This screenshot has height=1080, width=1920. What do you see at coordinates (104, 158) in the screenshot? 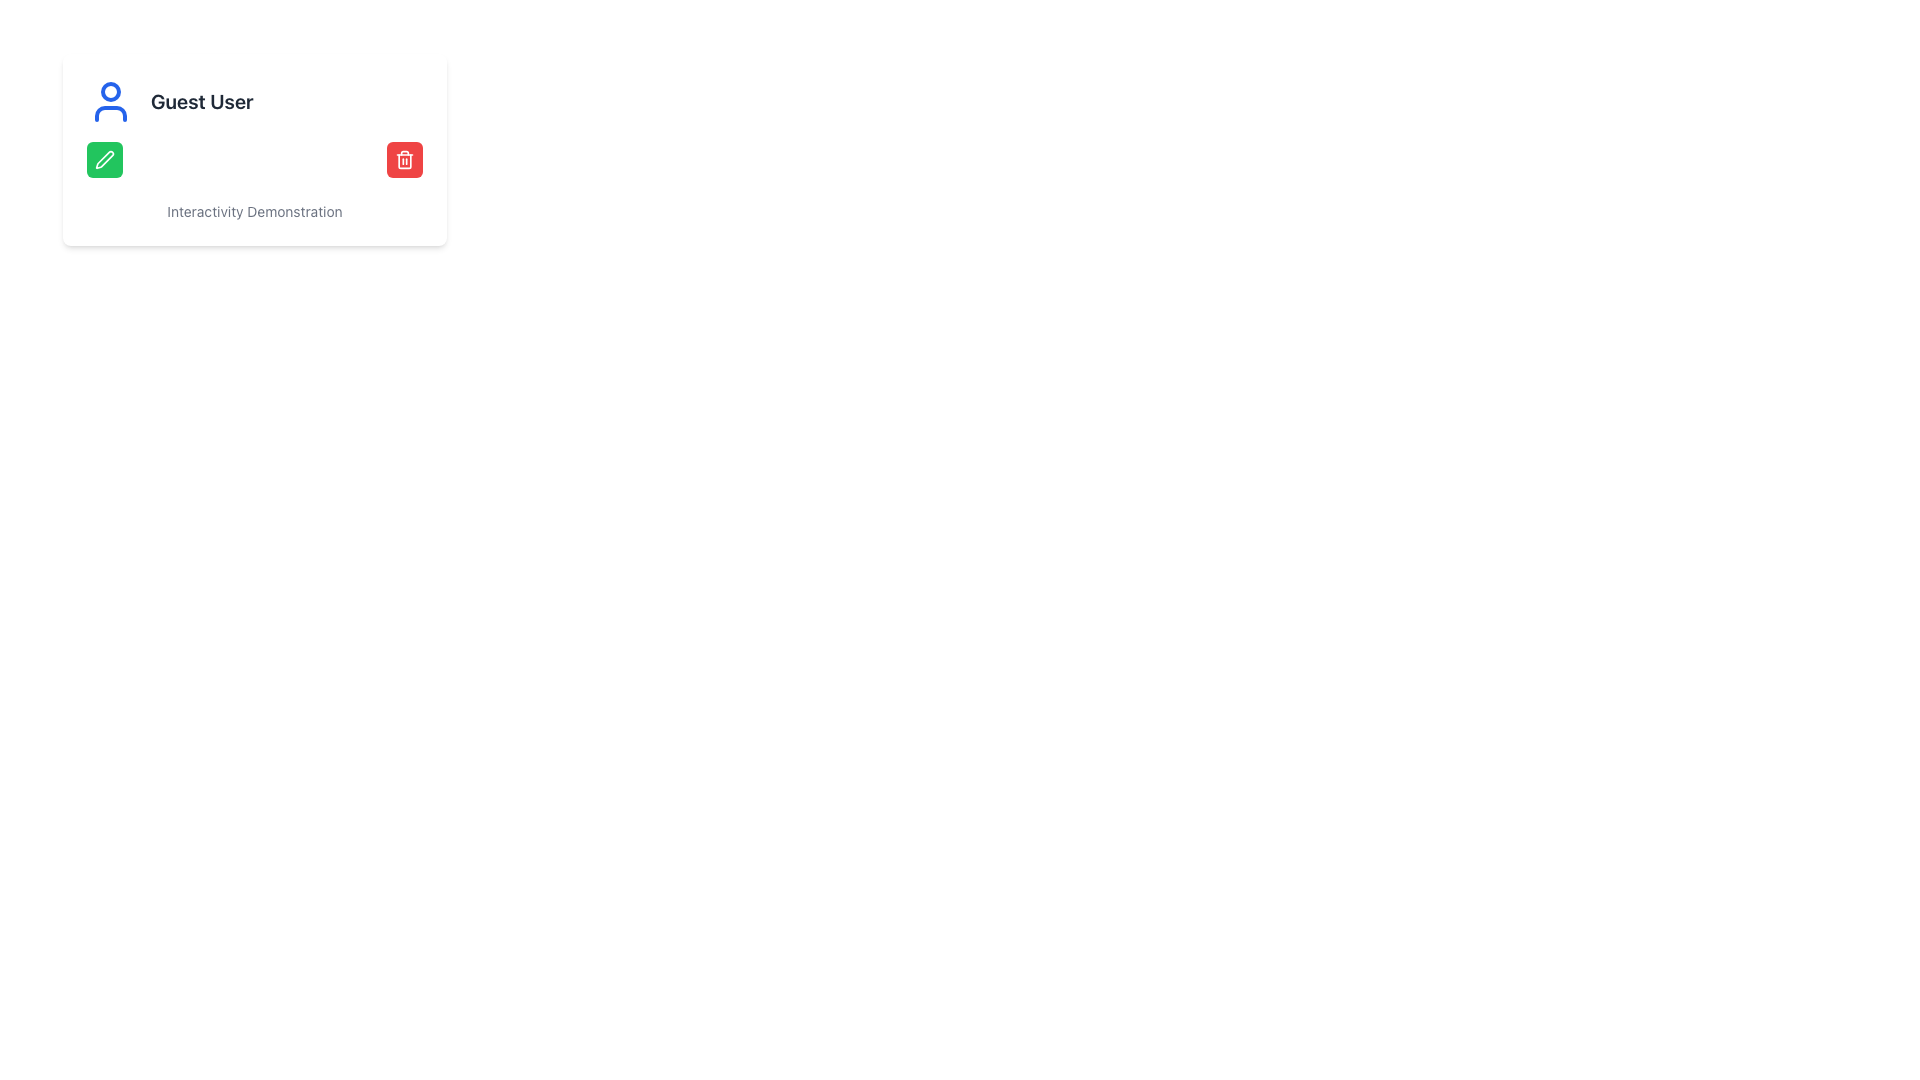
I see `the edit icon button located on the green button at the left-bottom segment of the user card` at bounding box center [104, 158].